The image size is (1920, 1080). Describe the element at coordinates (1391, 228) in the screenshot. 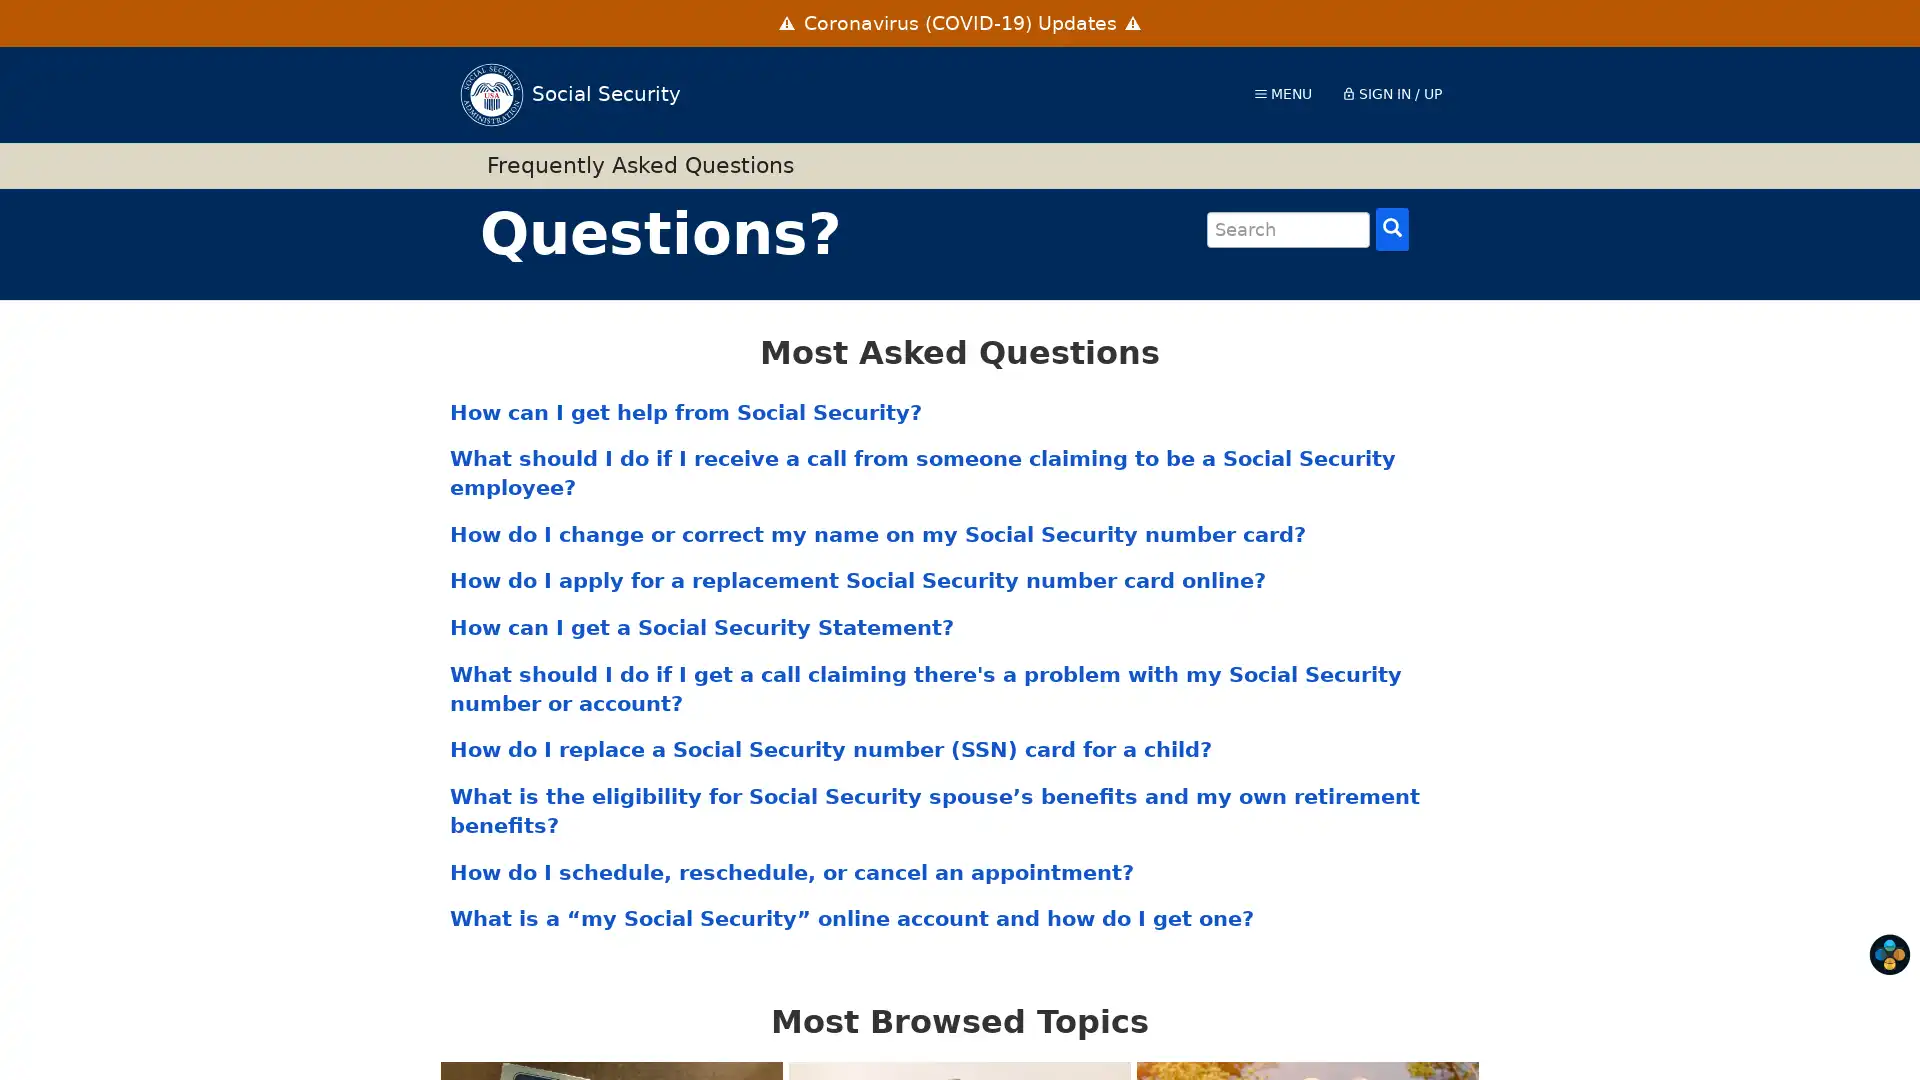

I see `Search` at that location.